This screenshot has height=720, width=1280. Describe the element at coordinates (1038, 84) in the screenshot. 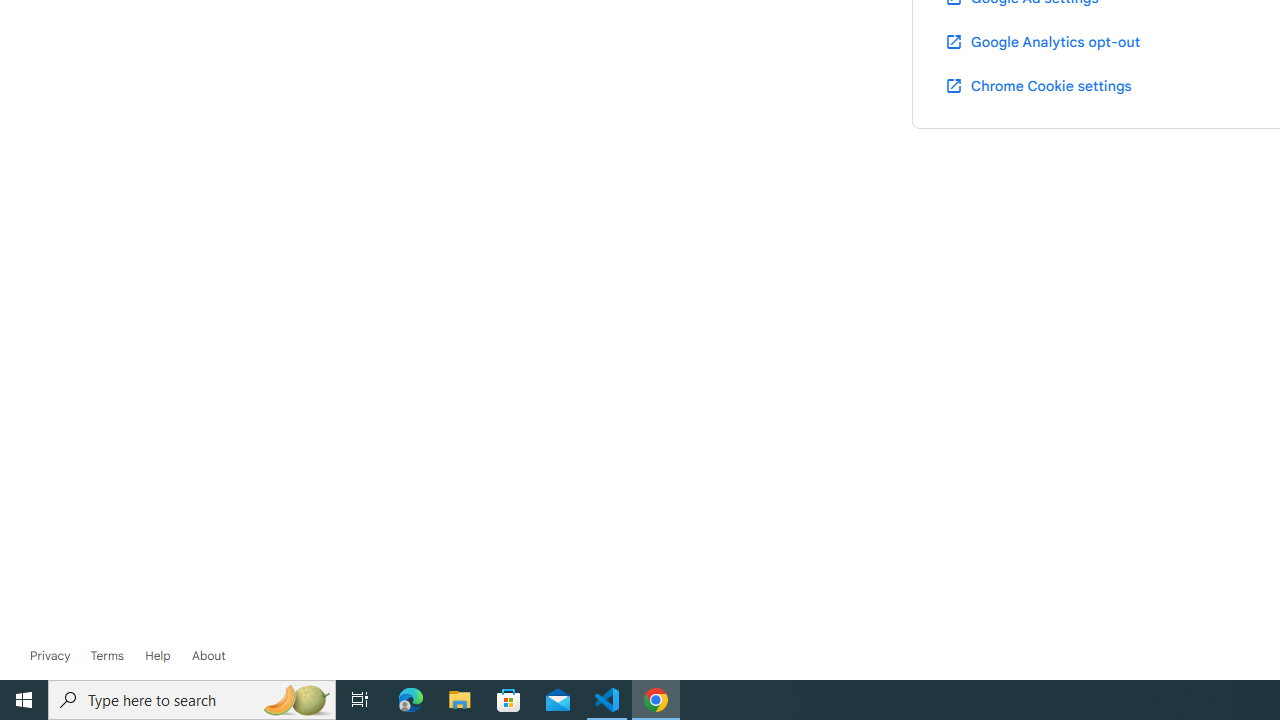

I see `'Chrome Cookie settings'` at that location.